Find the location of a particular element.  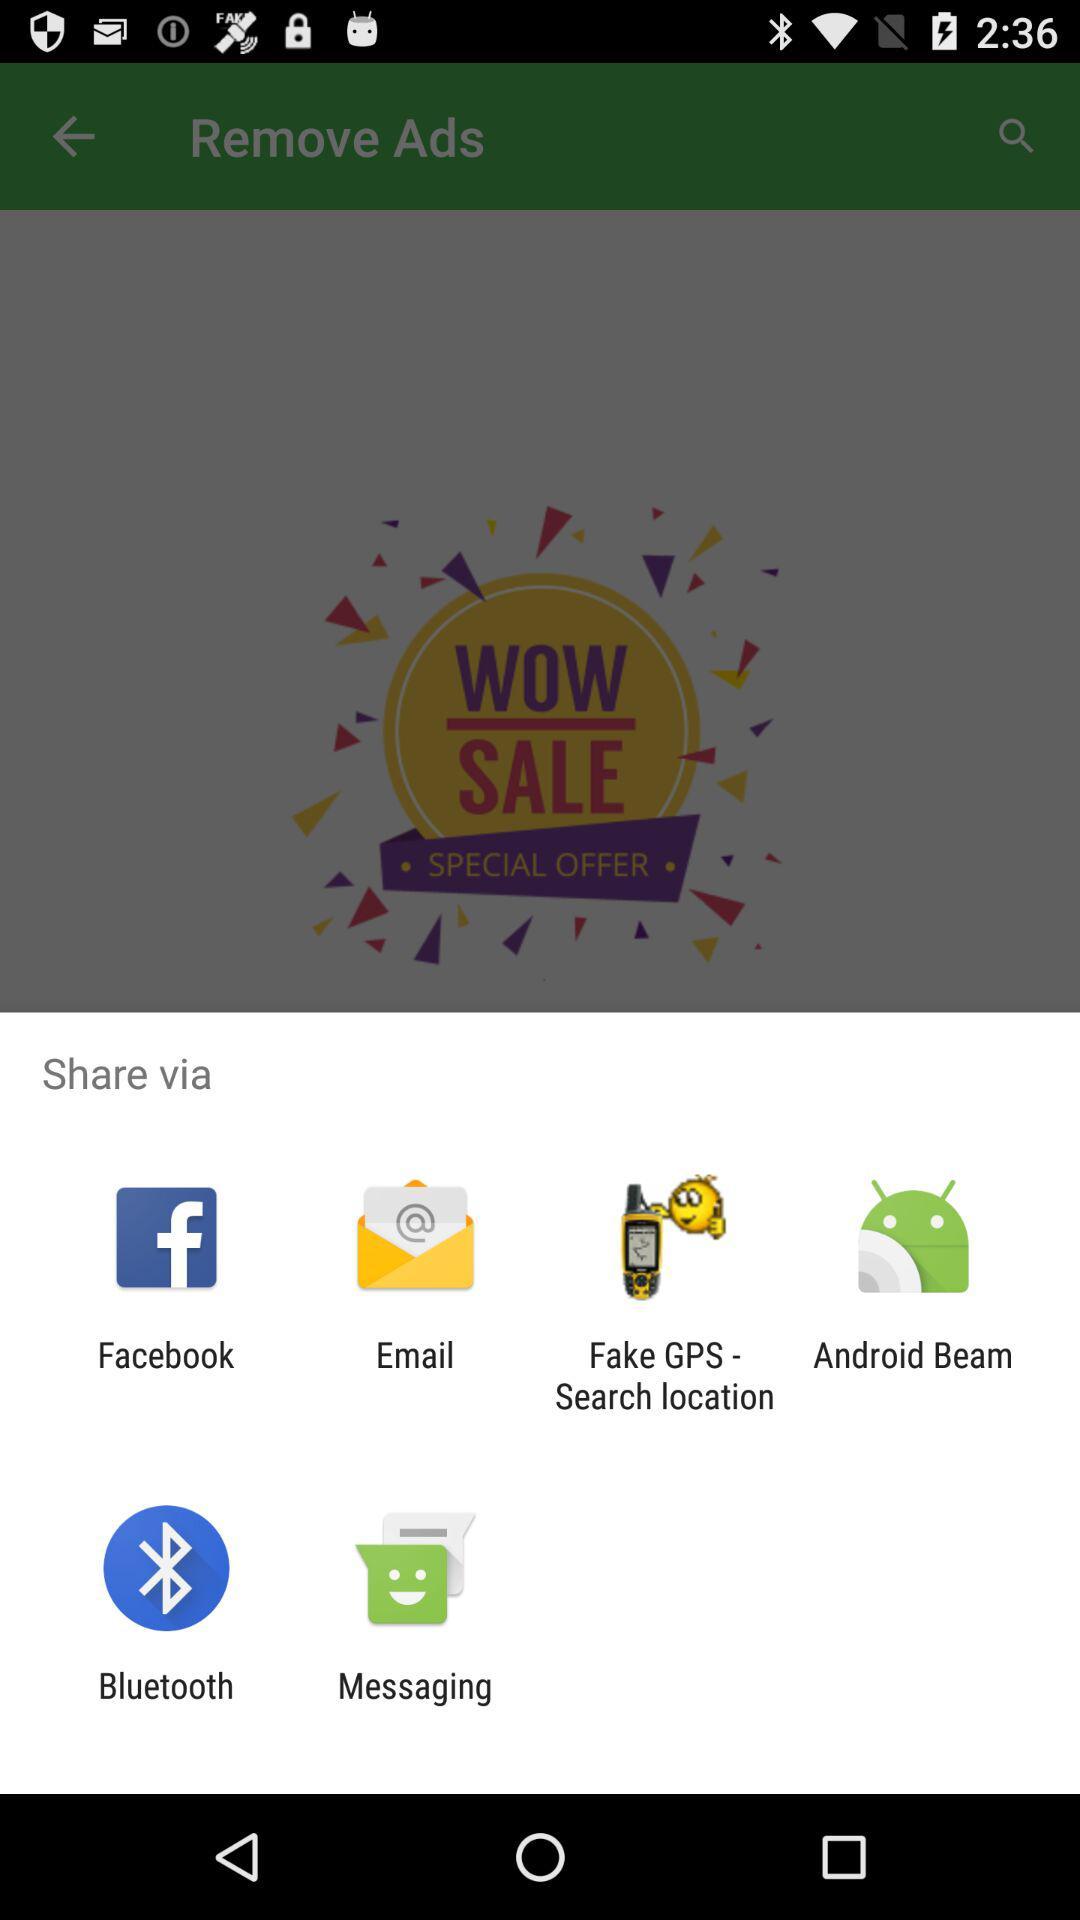

the facebook is located at coordinates (165, 1374).